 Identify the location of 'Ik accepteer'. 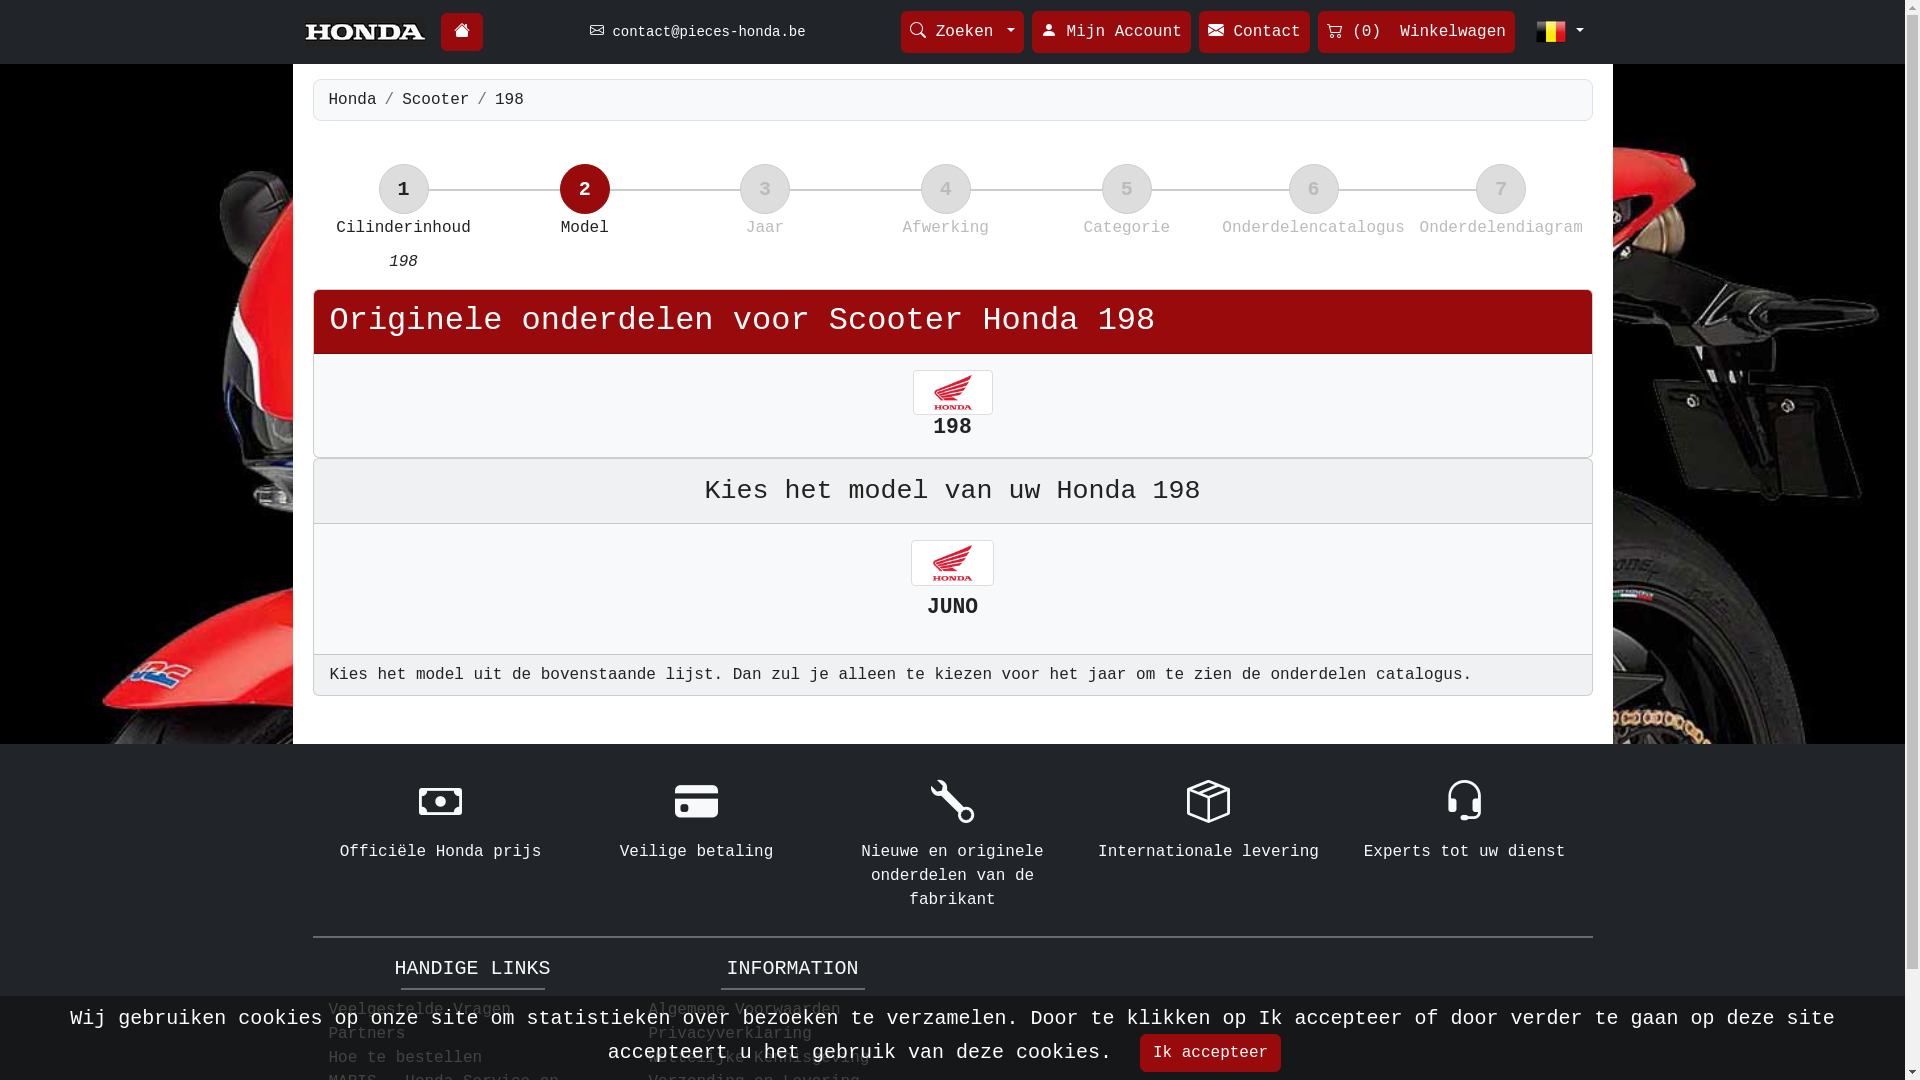
(1209, 1052).